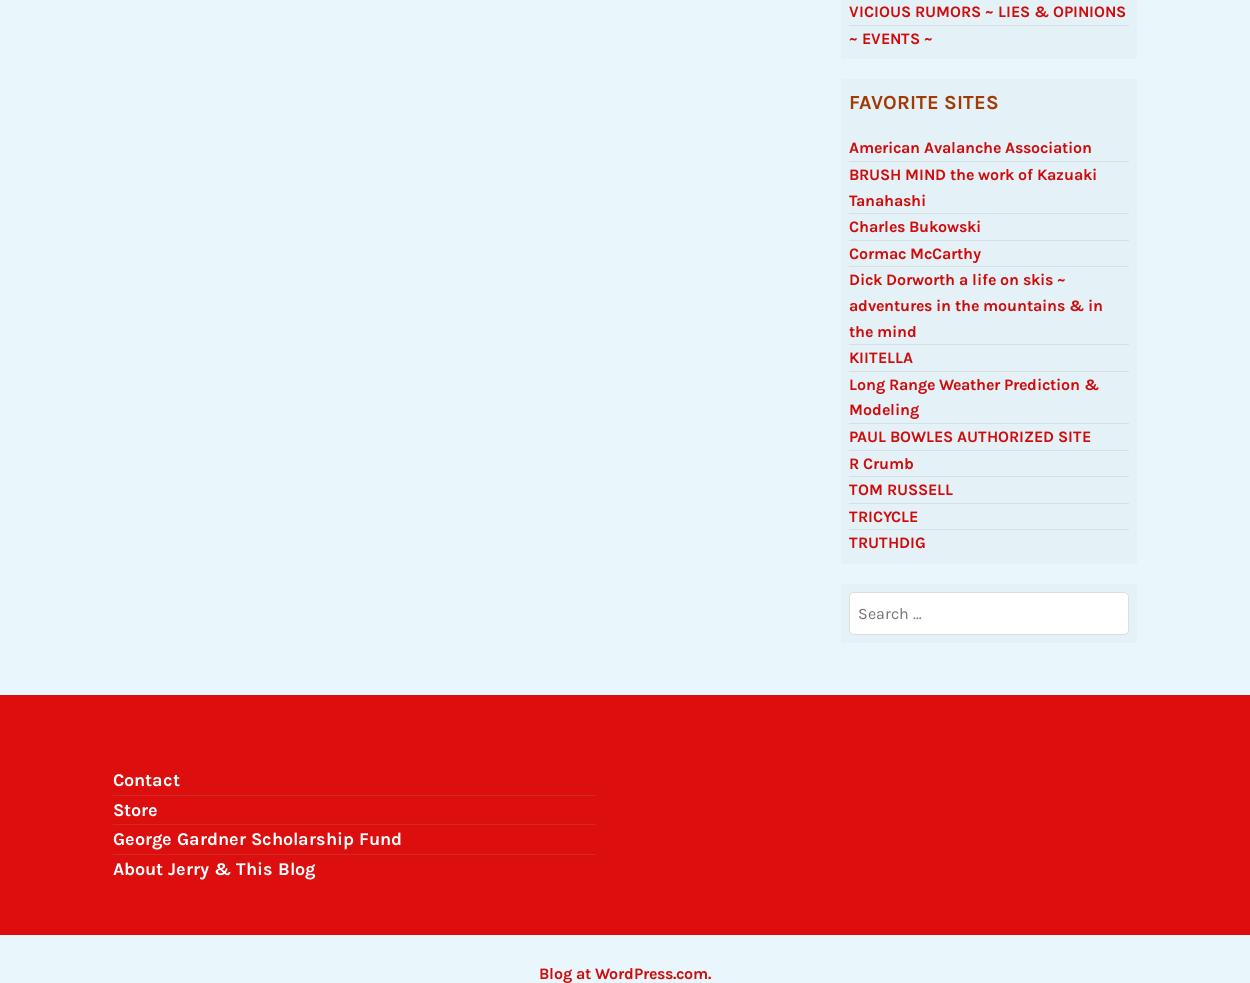 This screenshot has height=983, width=1250. I want to click on 'Charles Bukowski', so click(848, 236).